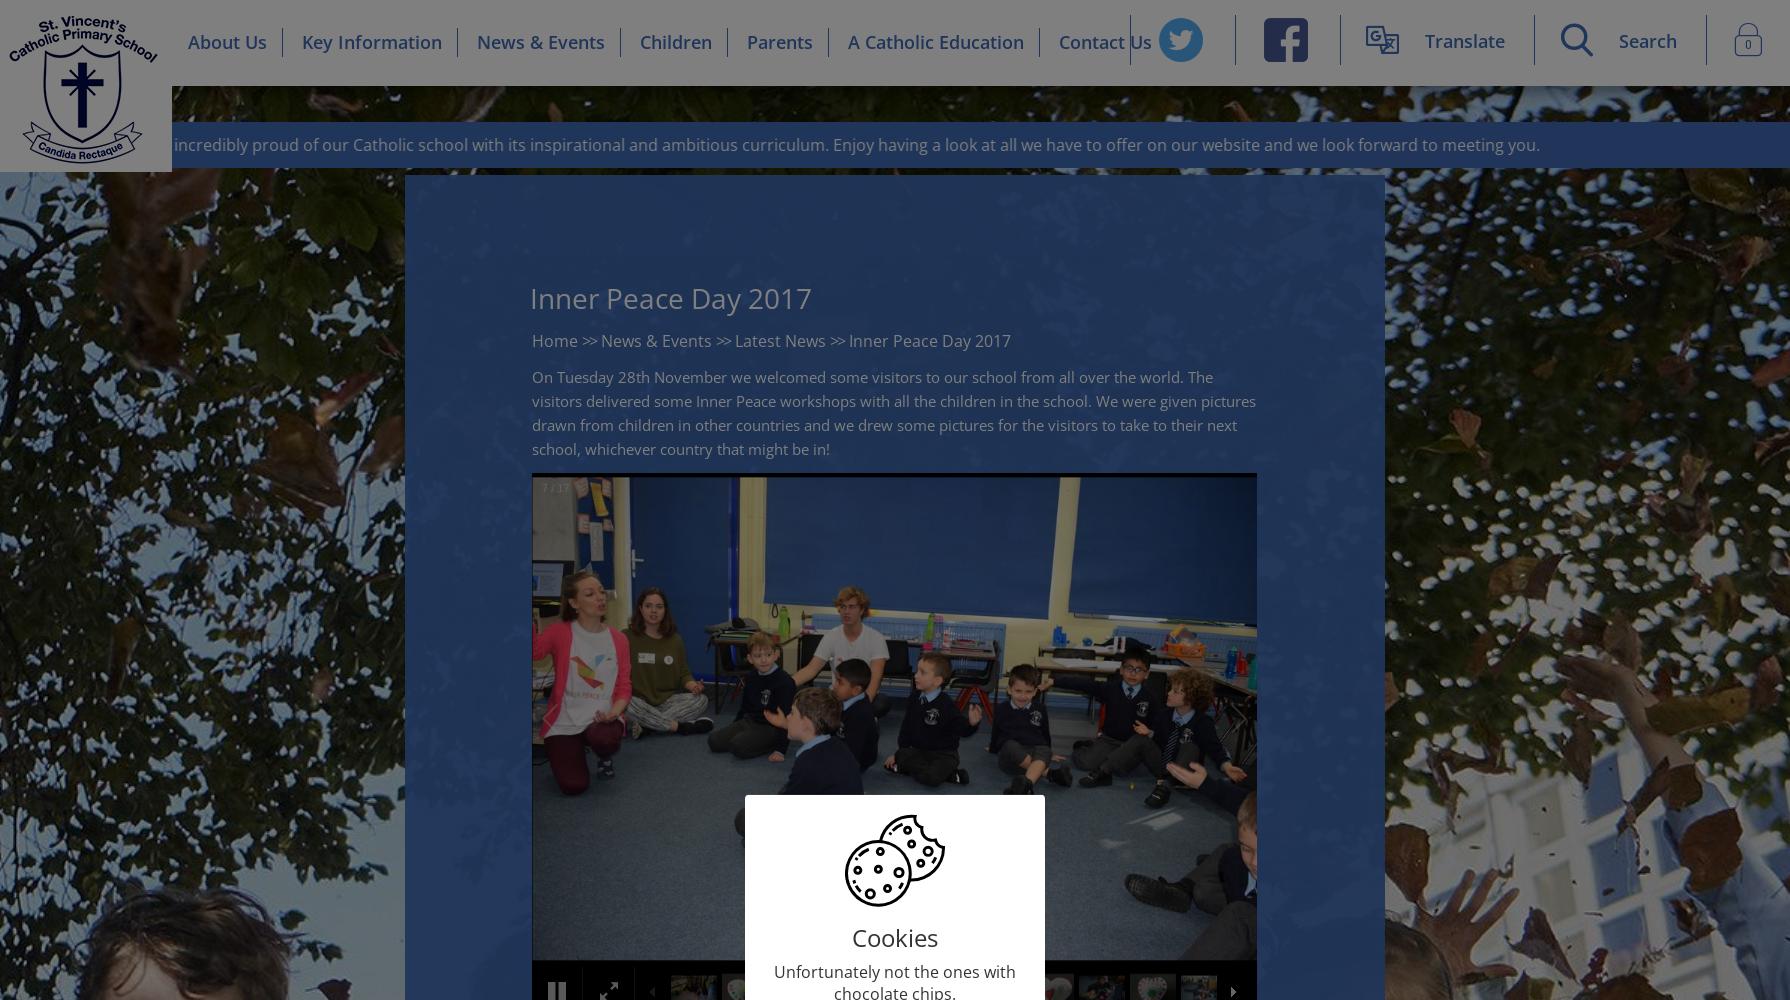 This screenshot has height=1000, width=1790. I want to click on '7', so click(544, 486).